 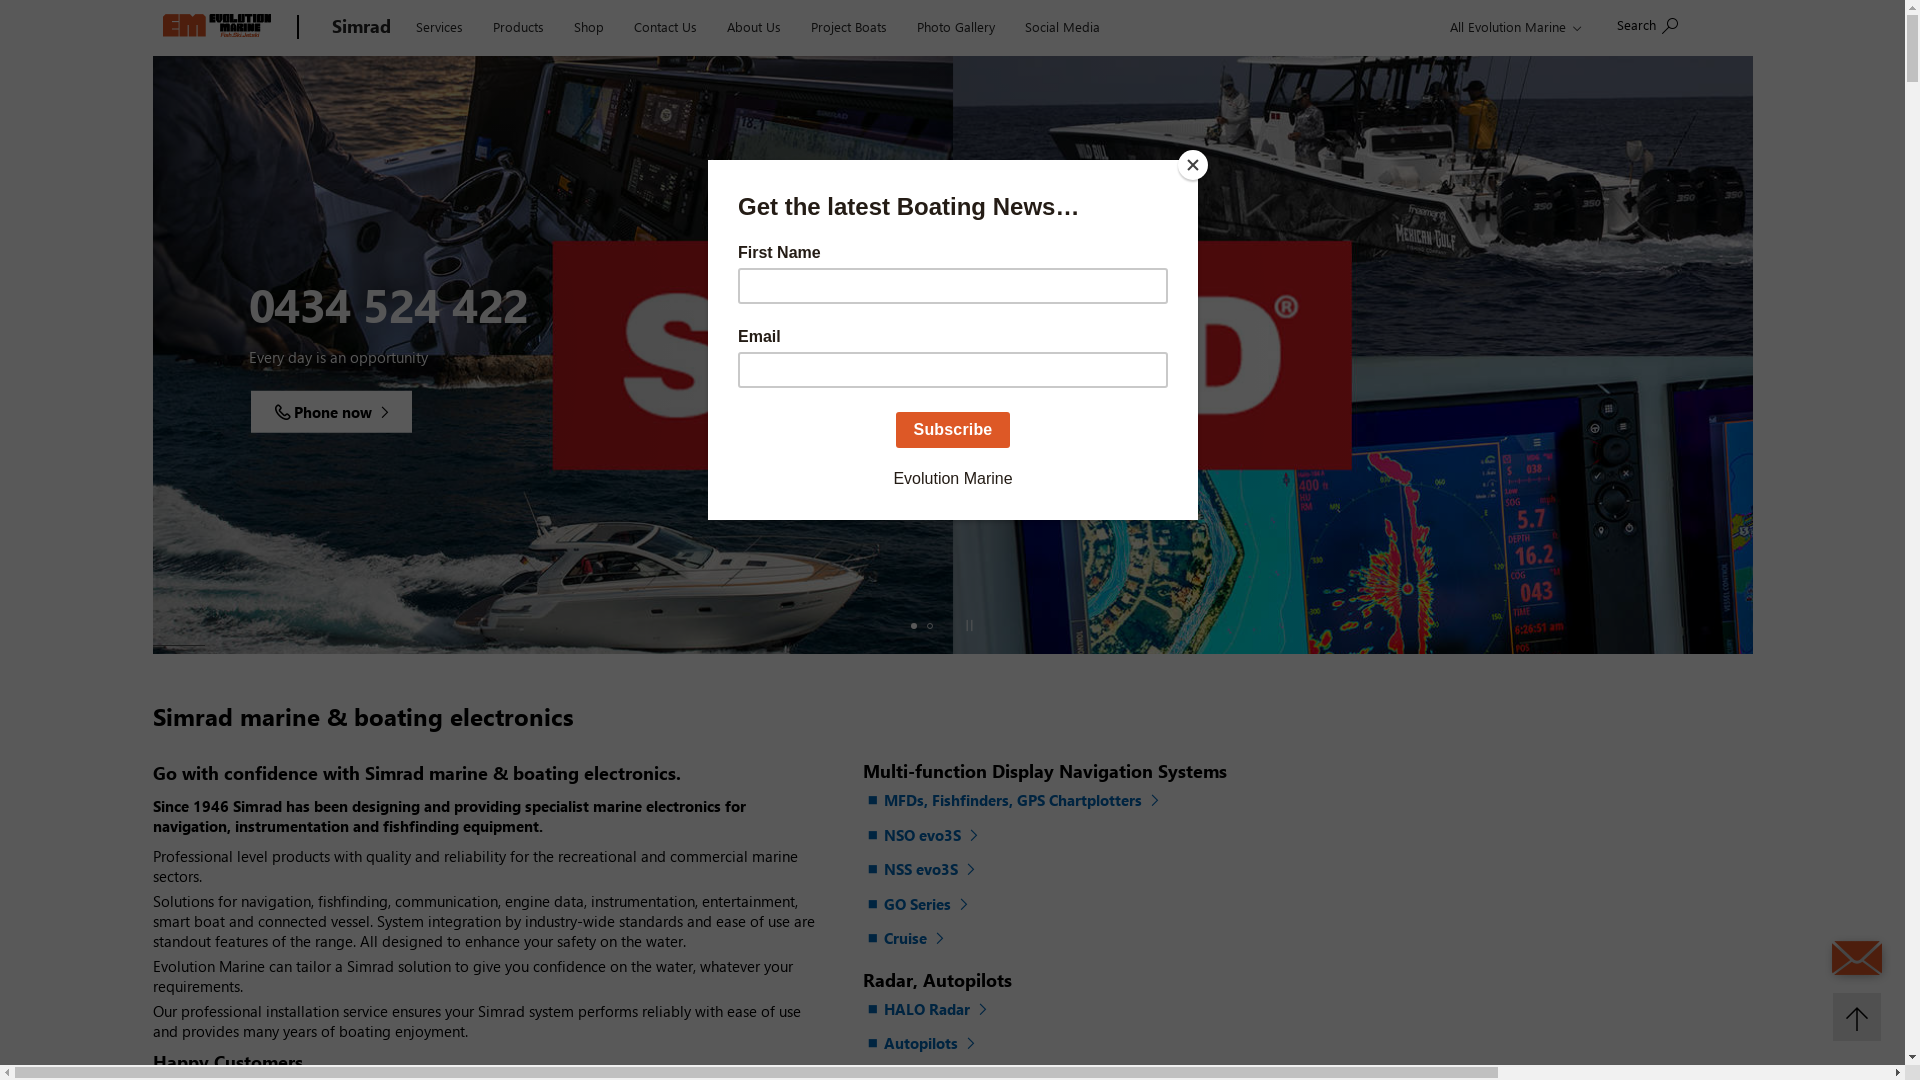 What do you see at coordinates (563, 24) in the screenshot?
I see `'Shop'` at bounding box center [563, 24].